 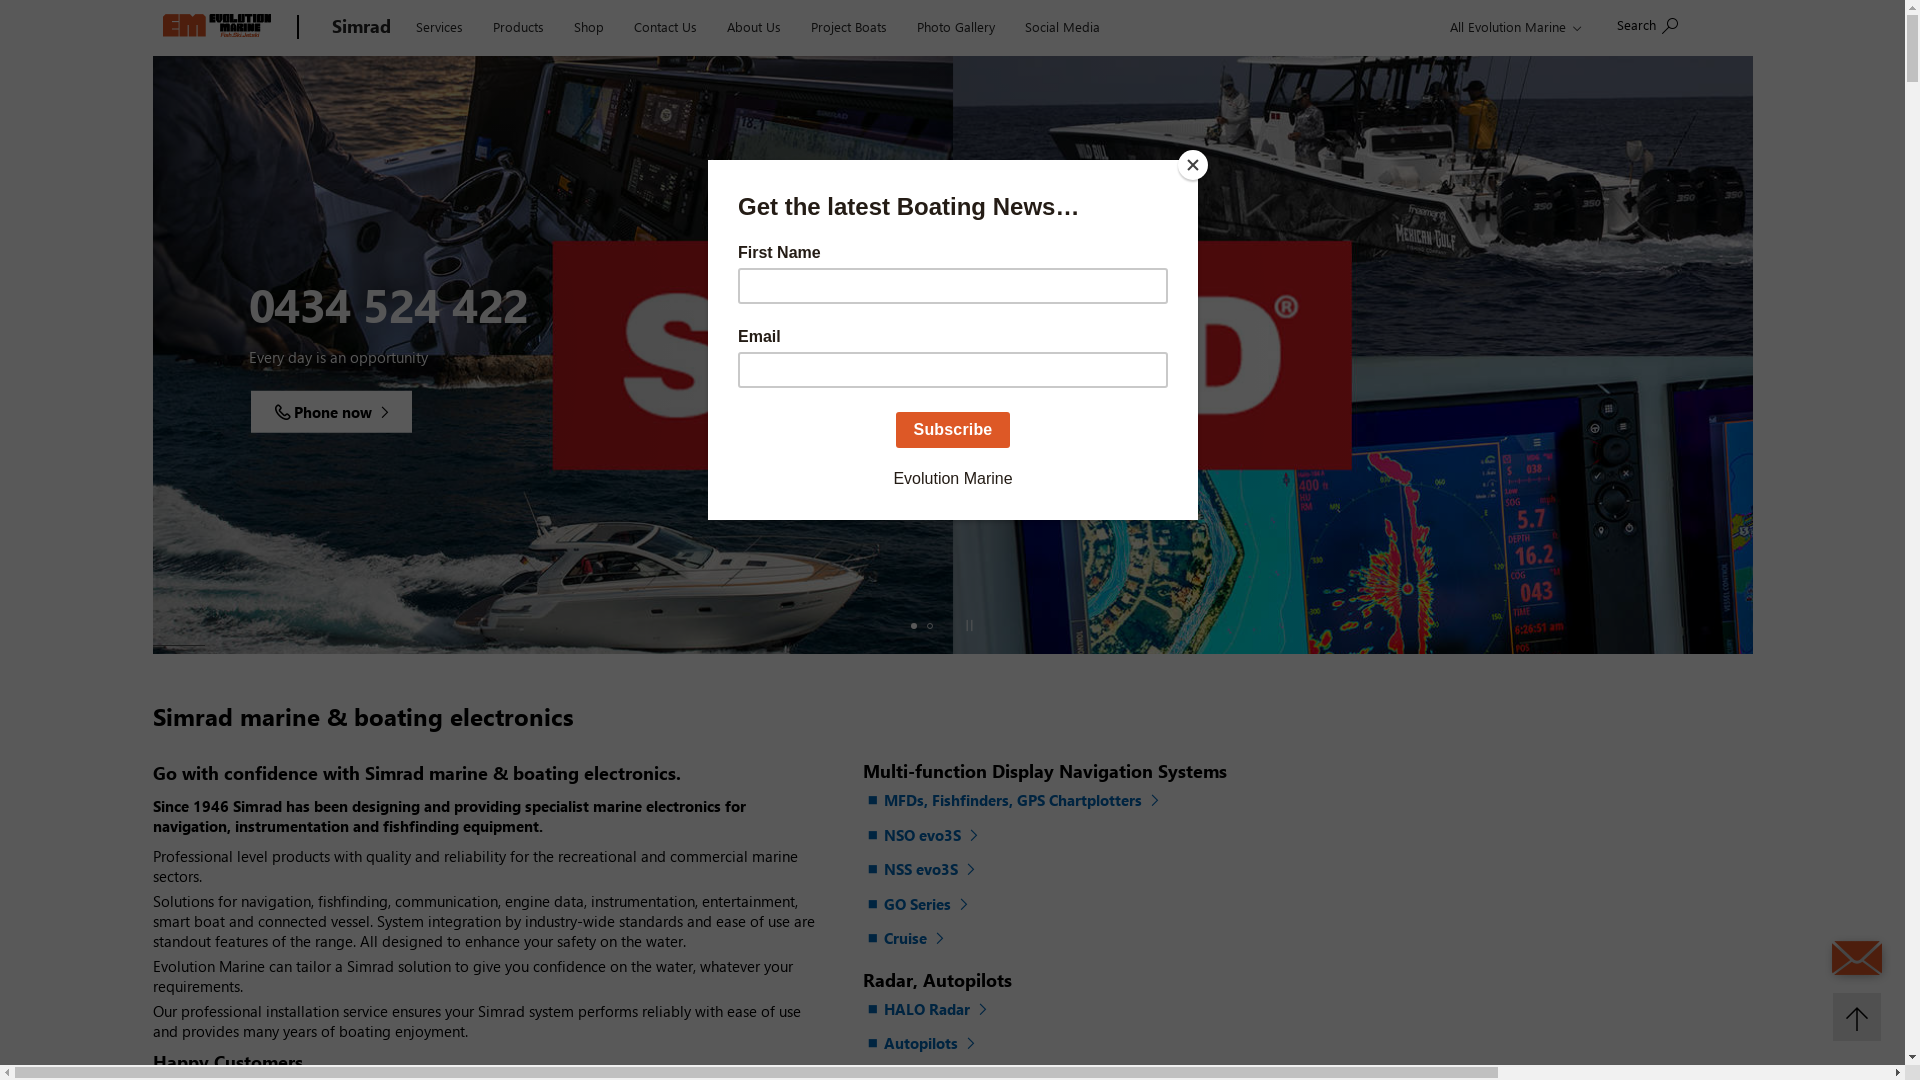 What do you see at coordinates (563, 24) in the screenshot?
I see `'Shop'` at bounding box center [563, 24].